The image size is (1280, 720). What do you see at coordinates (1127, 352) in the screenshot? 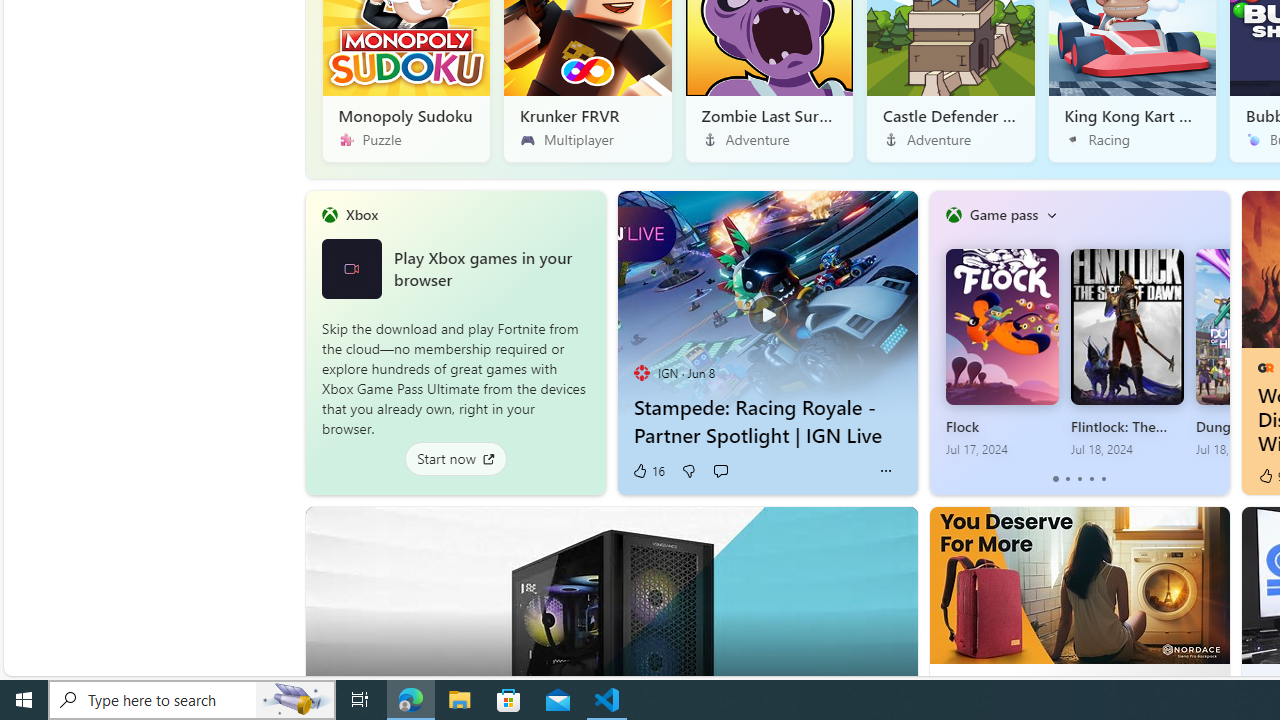
I see `'Flintlock: The Siege of Dawn Jul 18, 2024'` at bounding box center [1127, 352].